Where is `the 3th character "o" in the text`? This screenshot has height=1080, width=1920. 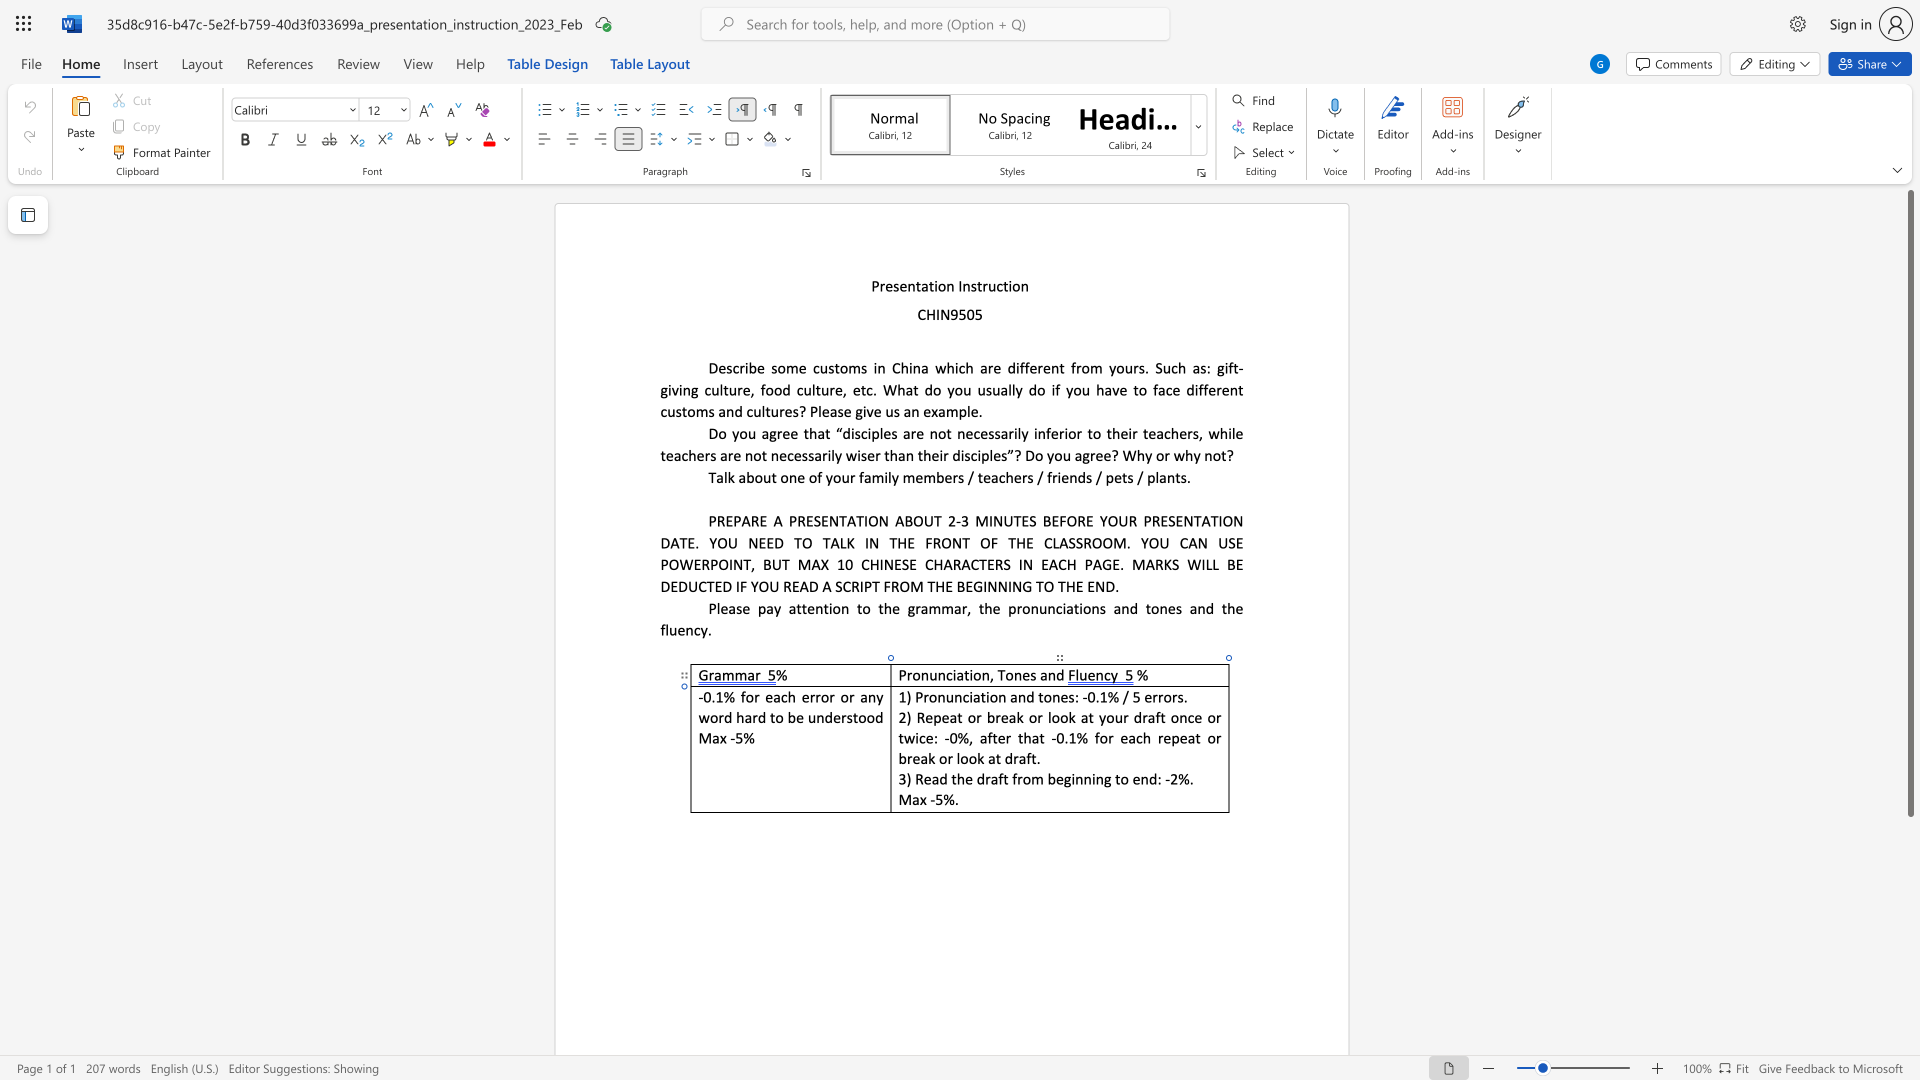
the 3th character "o" in the text is located at coordinates (1054, 716).